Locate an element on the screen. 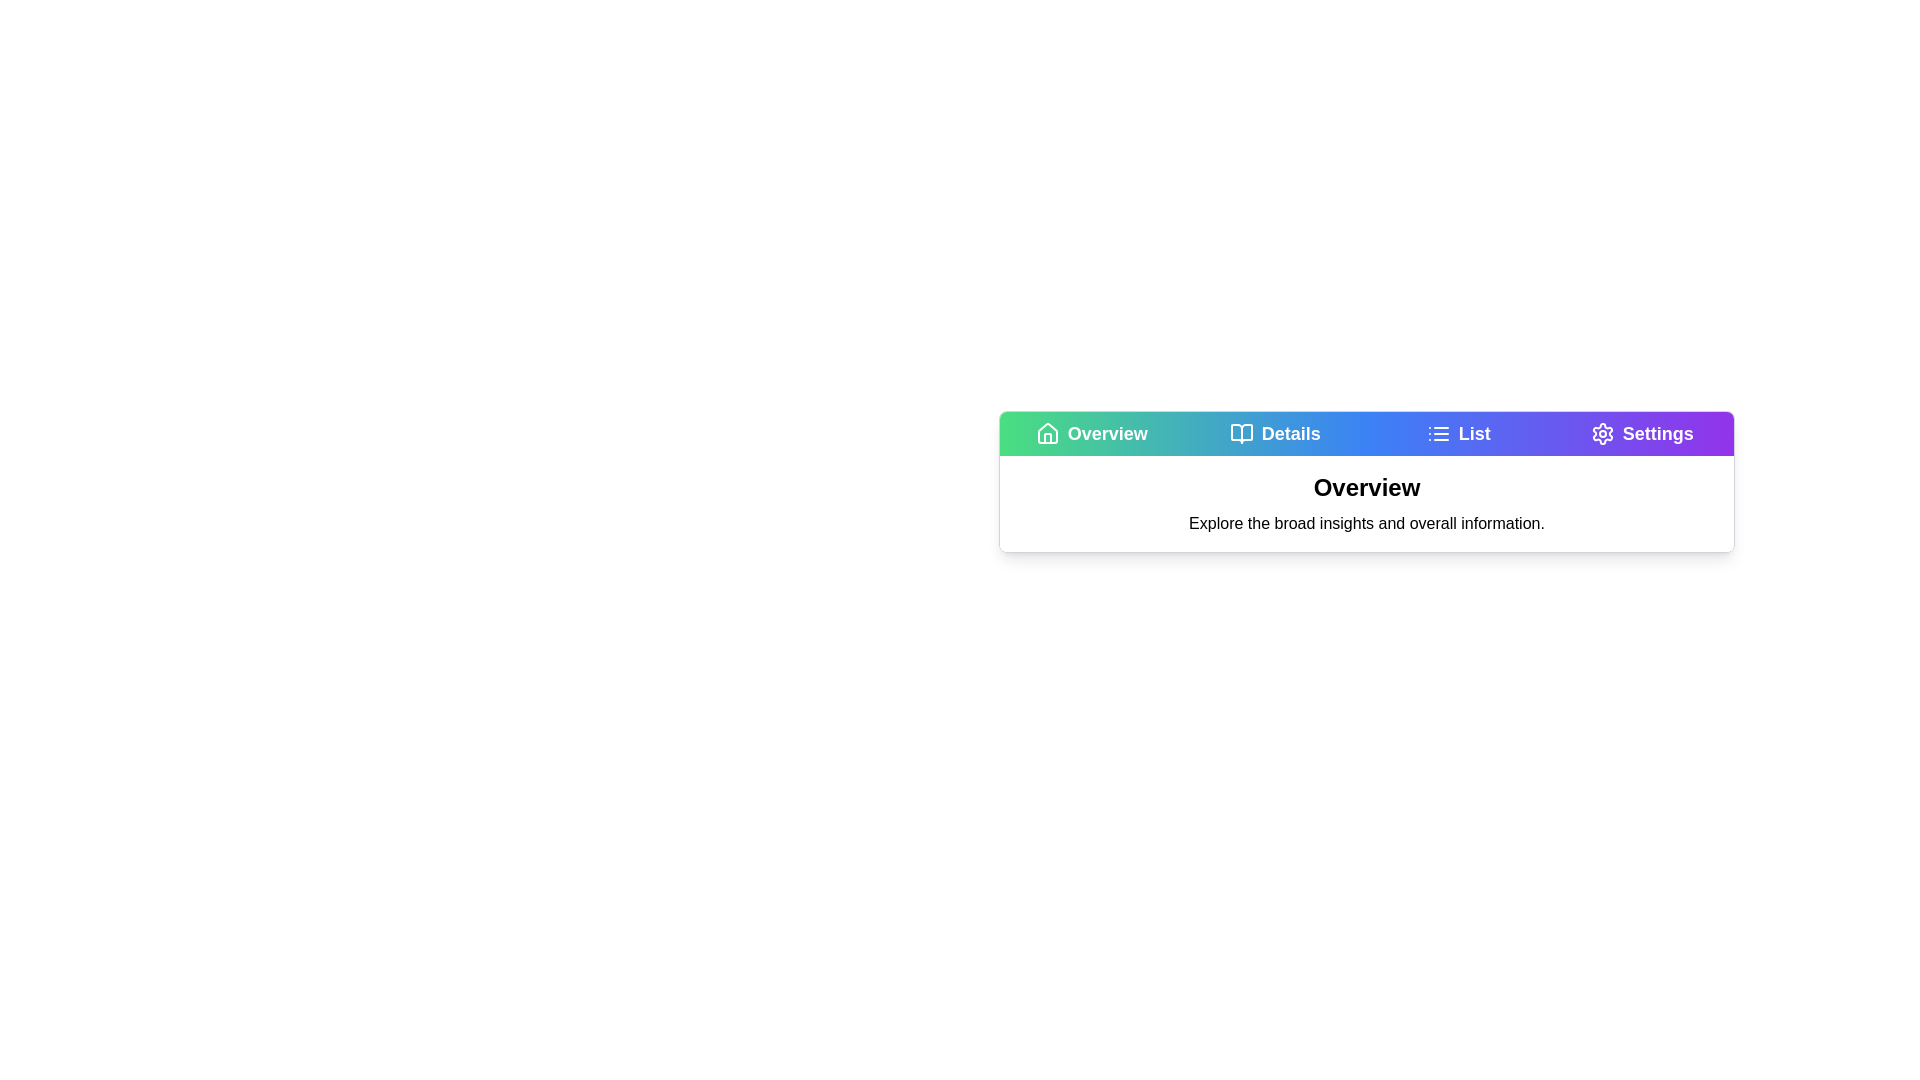 This screenshot has width=1920, height=1080. the 'List' navigation button located in the third position of the navigation bar, which is between 'Details' and 'Settings' is located at coordinates (1458, 433).